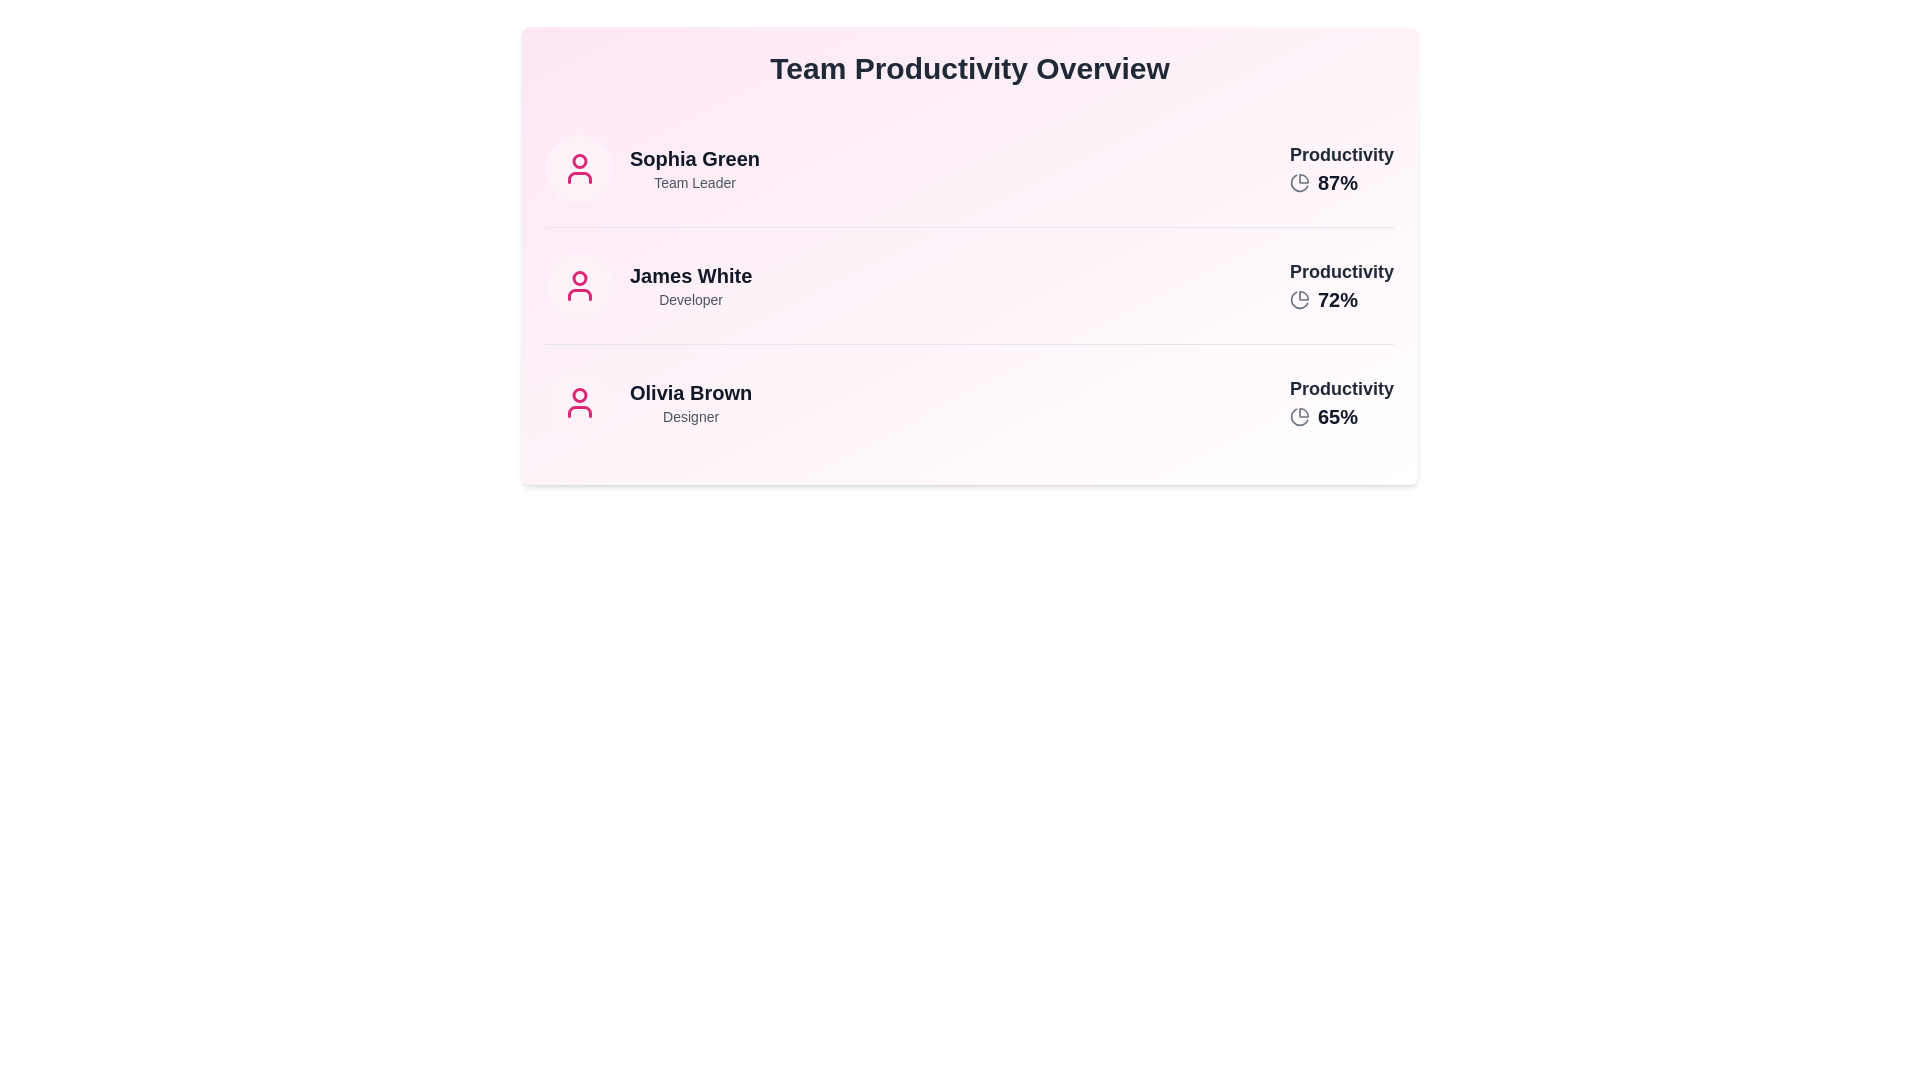 The width and height of the screenshot is (1920, 1080). What do you see at coordinates (1341, 402) in the screenshot?
I see `the informational label displaying 'Productivity' and '65%' with a pie chart icon, specifically associated with the entry for 'Olivia Brown', by moving the cursor to it` at bounding box center [1341, 402].